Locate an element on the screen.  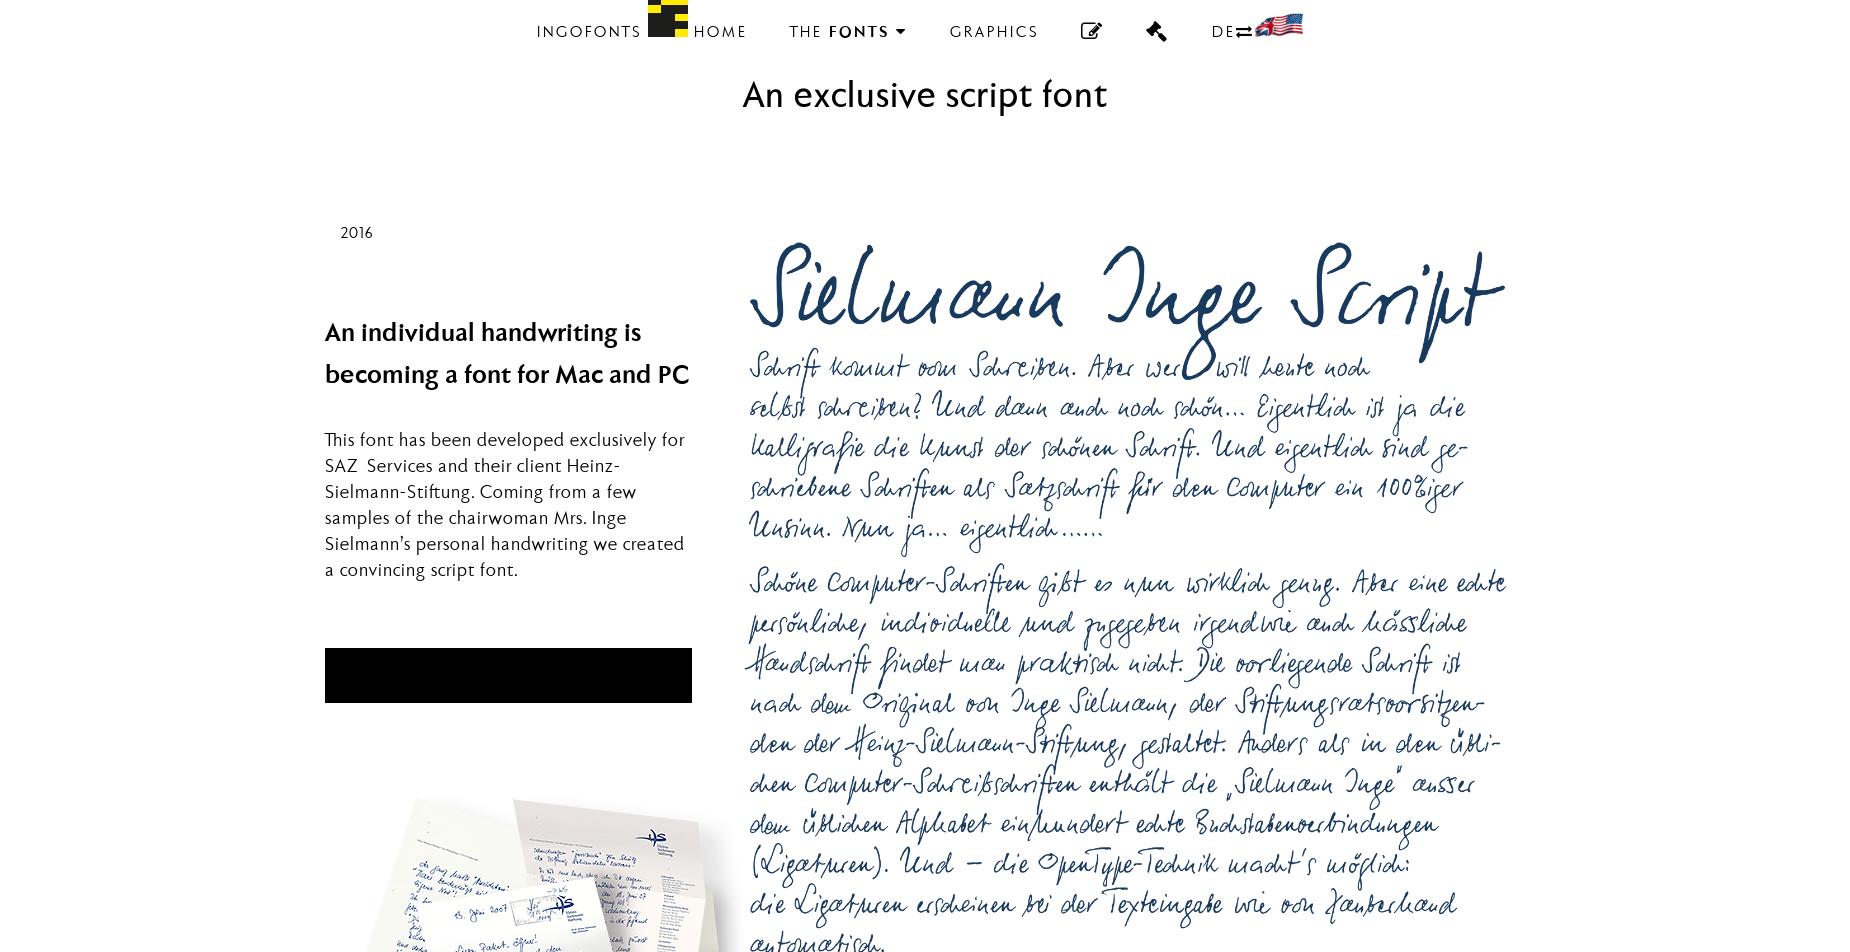
'Fonts' is located at coordinates (828, 33).